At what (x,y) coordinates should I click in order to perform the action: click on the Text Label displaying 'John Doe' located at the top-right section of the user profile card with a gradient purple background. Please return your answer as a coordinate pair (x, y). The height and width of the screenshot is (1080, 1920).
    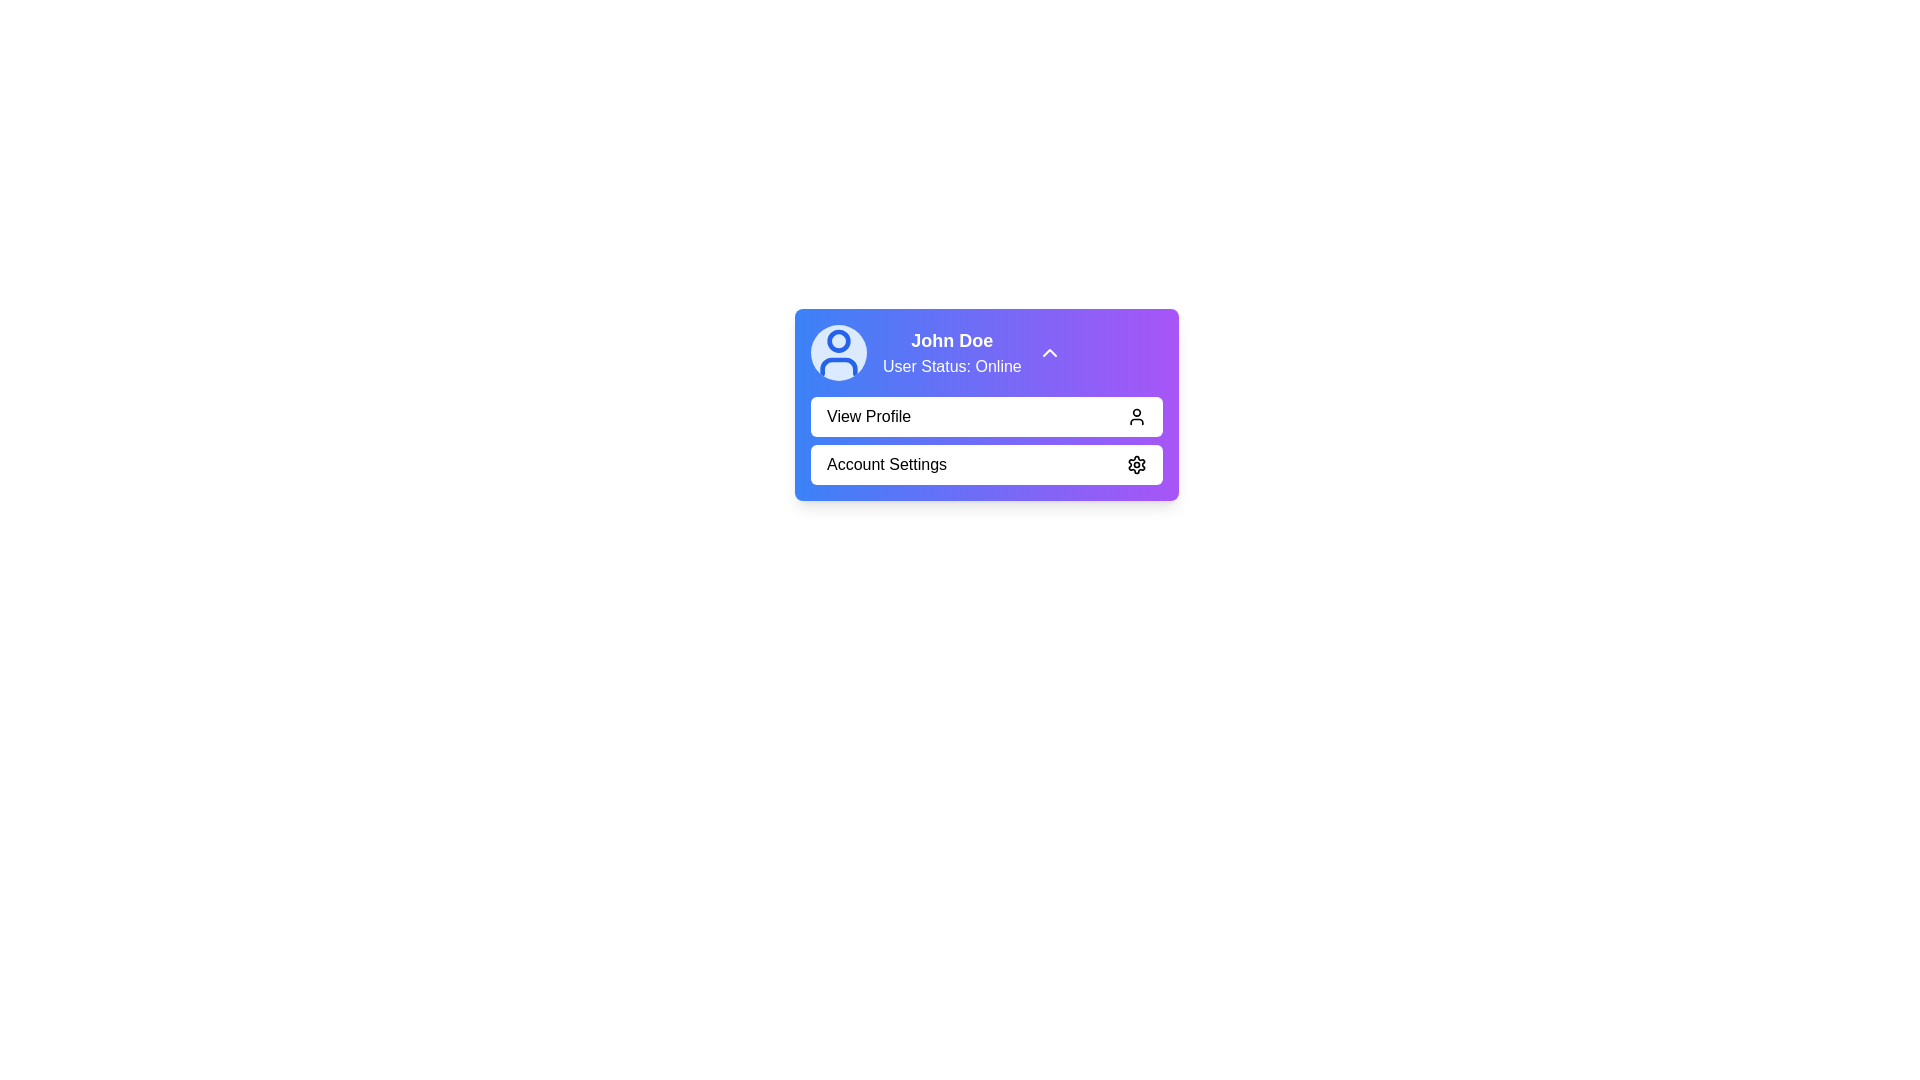
    Looking at the image, I should click on (951, 339).